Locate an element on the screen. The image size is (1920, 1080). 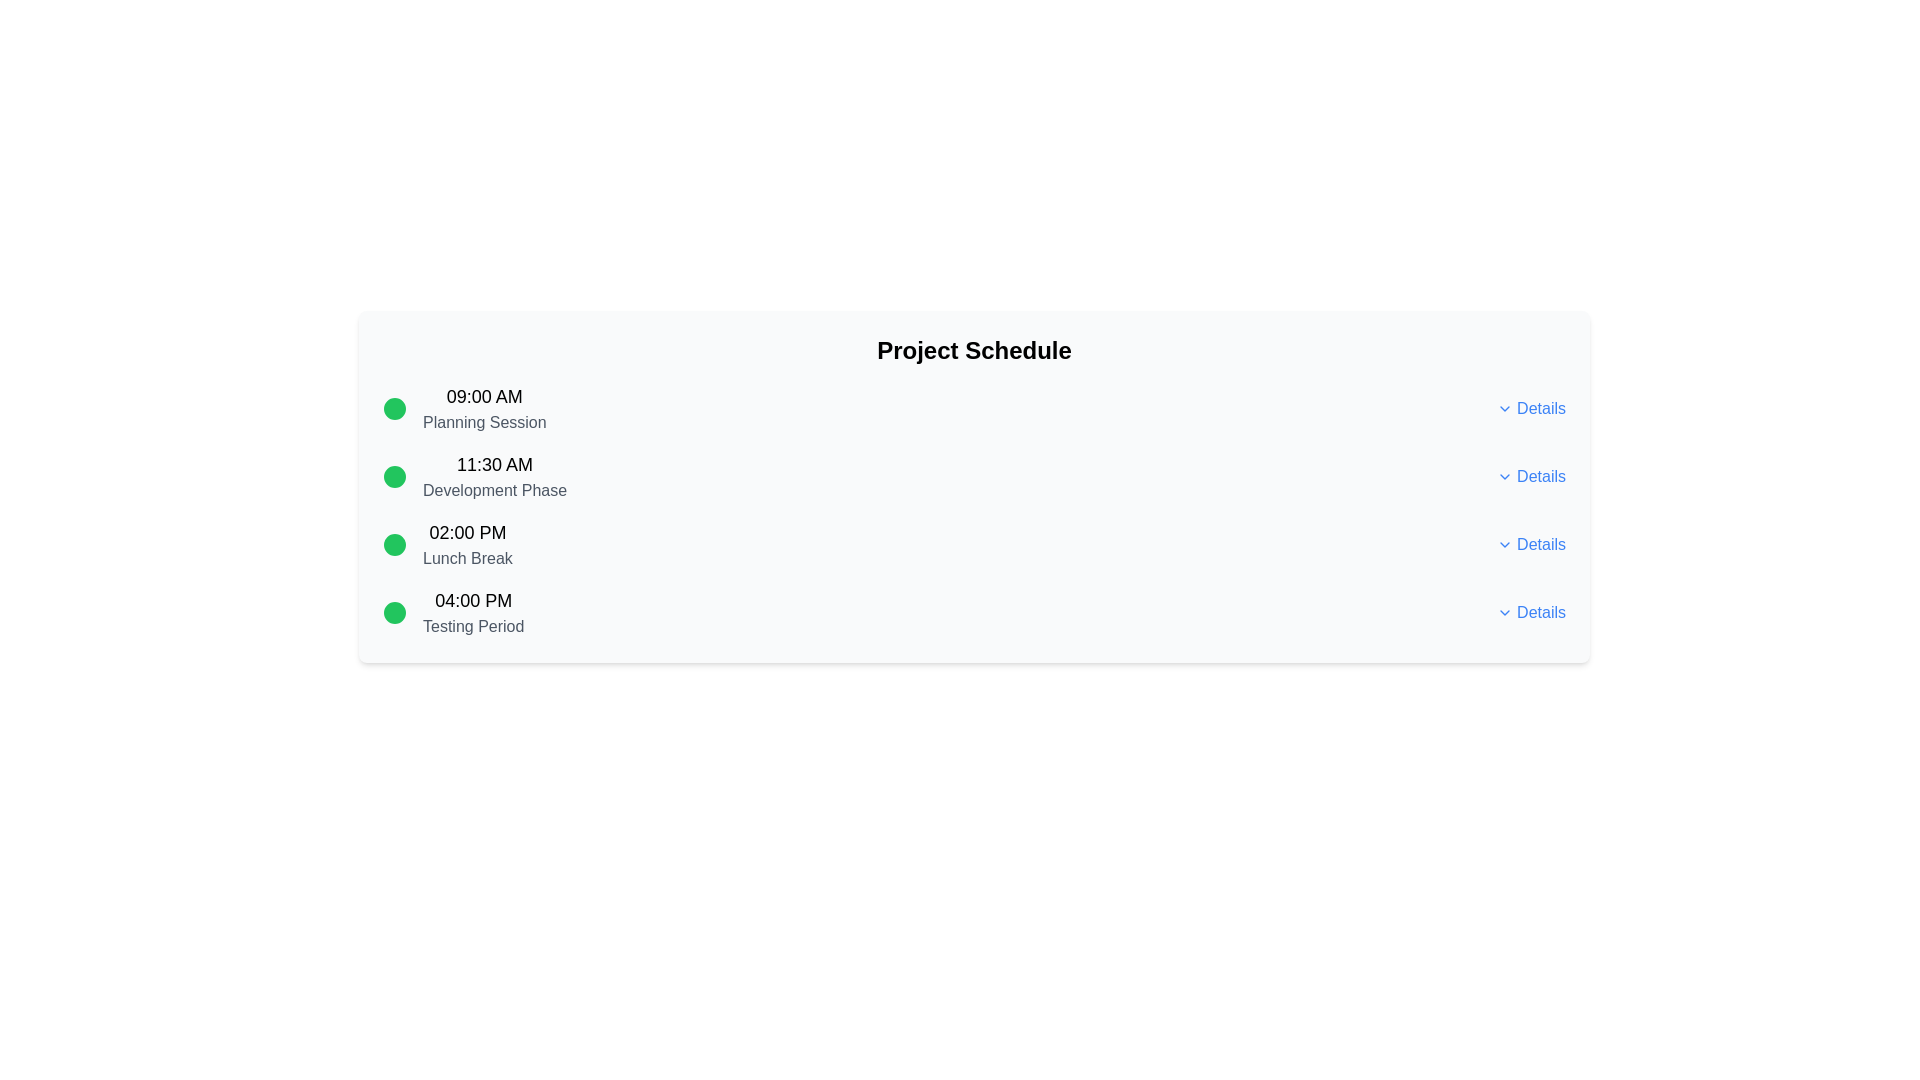
the text label displaying 'Development Phase' located beneath the '11:30 AM' text in the schedule layout is located at coordinates (494, 490).